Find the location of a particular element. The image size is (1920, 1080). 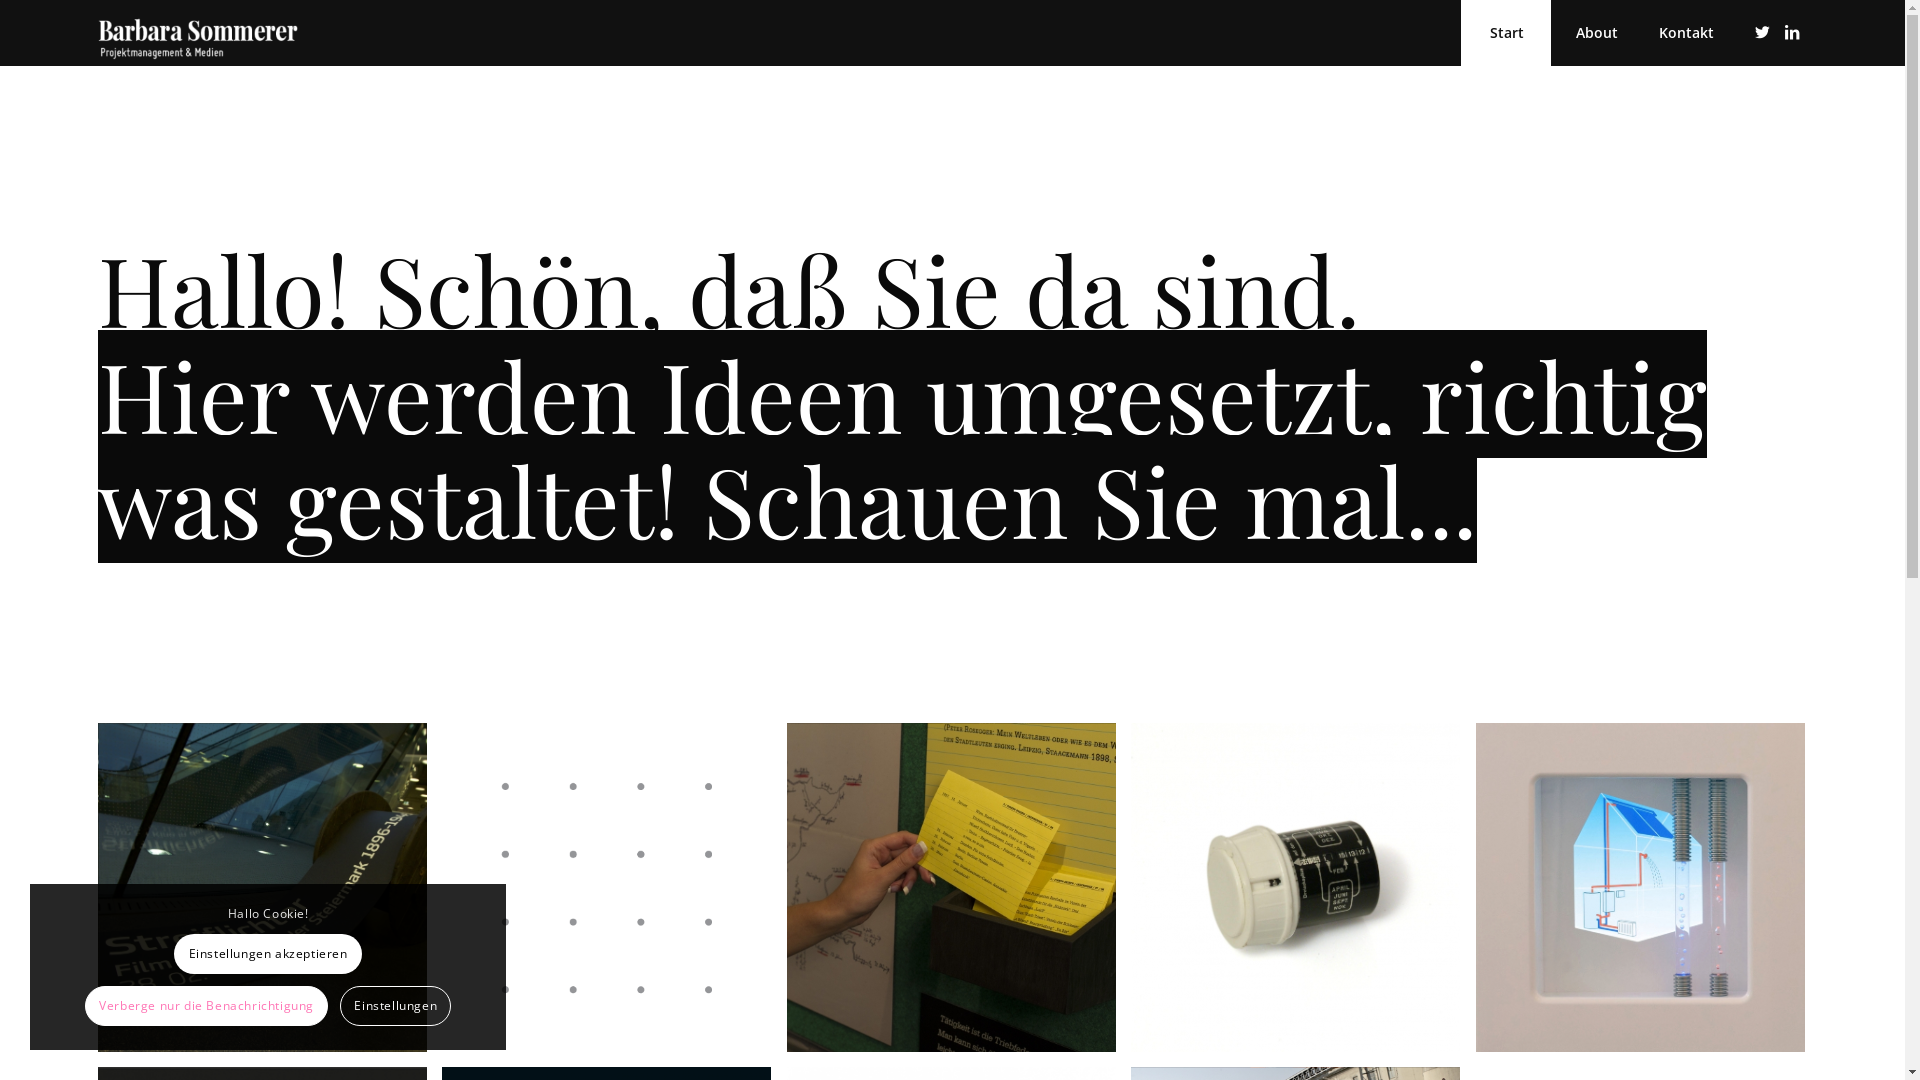

'Einstellungen' is located at coordinates (395, 1006).